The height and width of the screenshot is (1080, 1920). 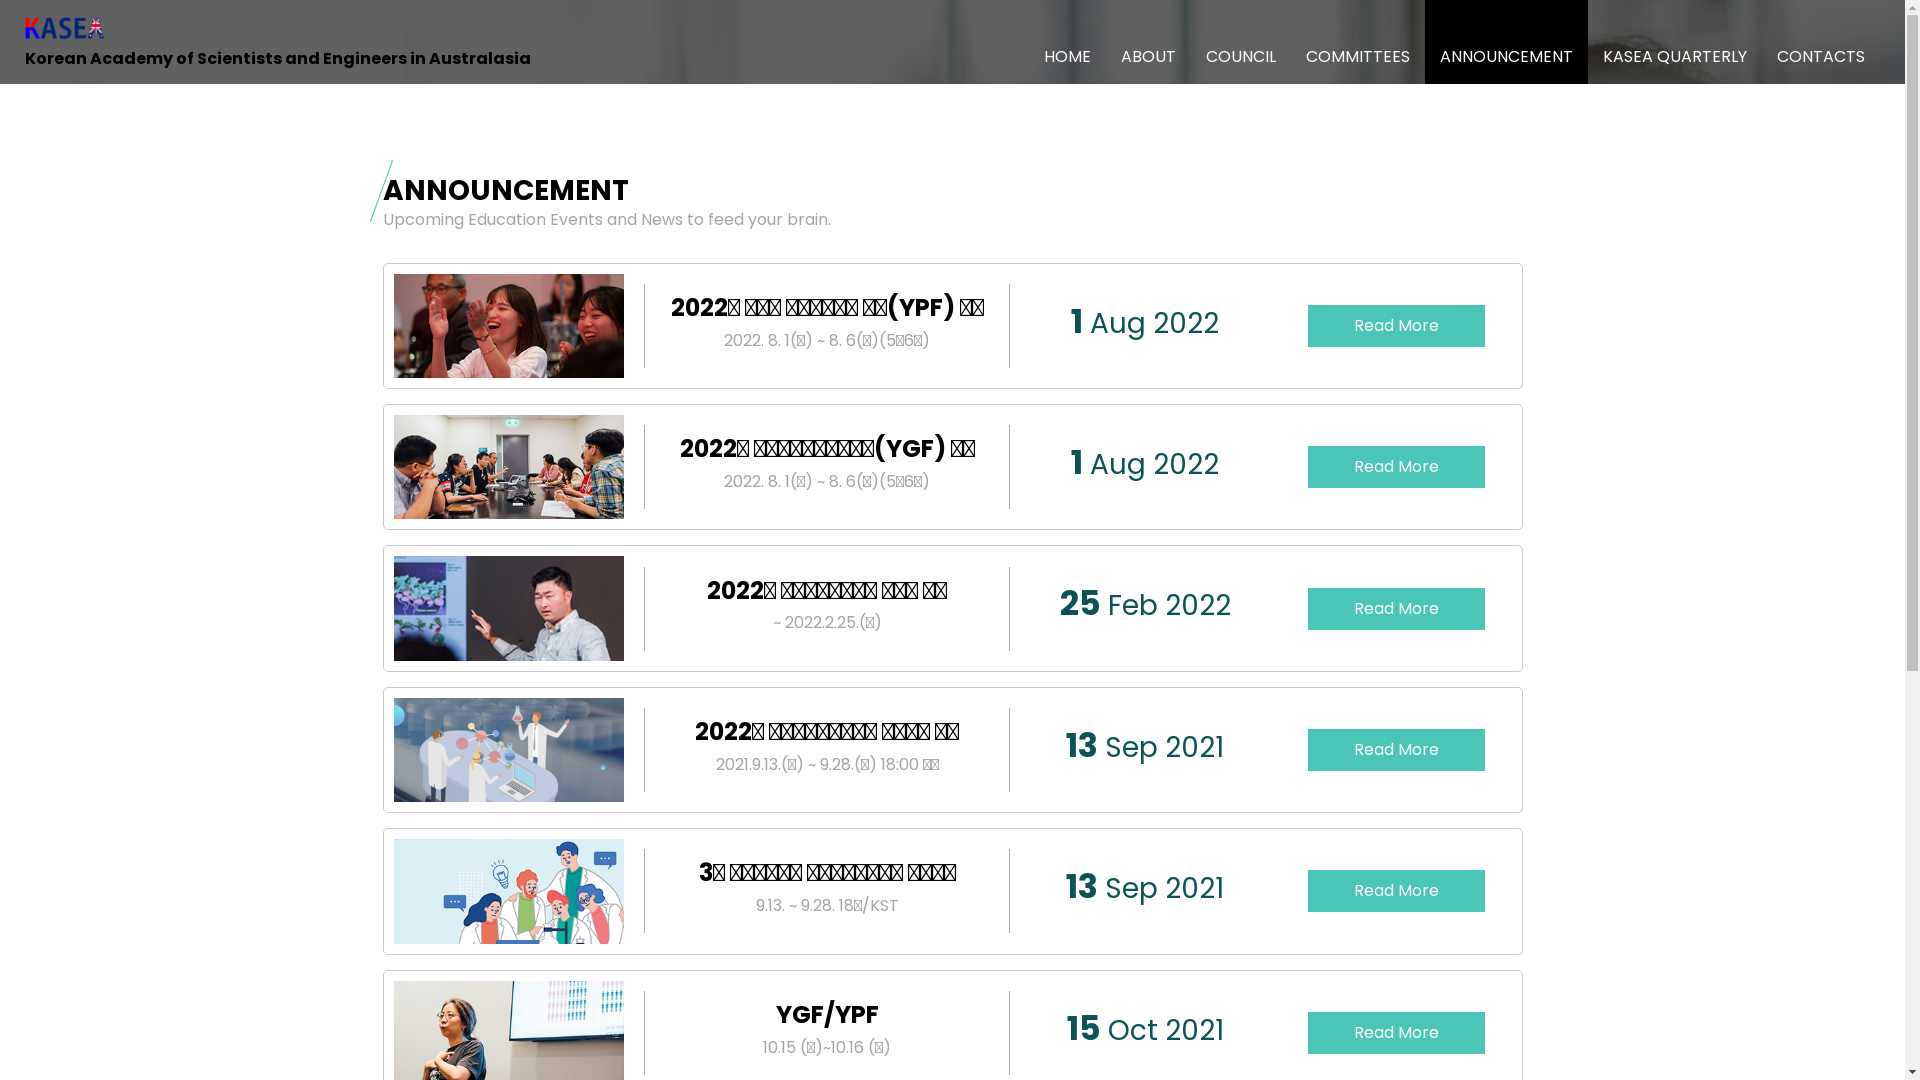 What do you see at coordinates (1395, 608) in the screenshot?
I see `'Read More'` at bounding box center [1395, 608].